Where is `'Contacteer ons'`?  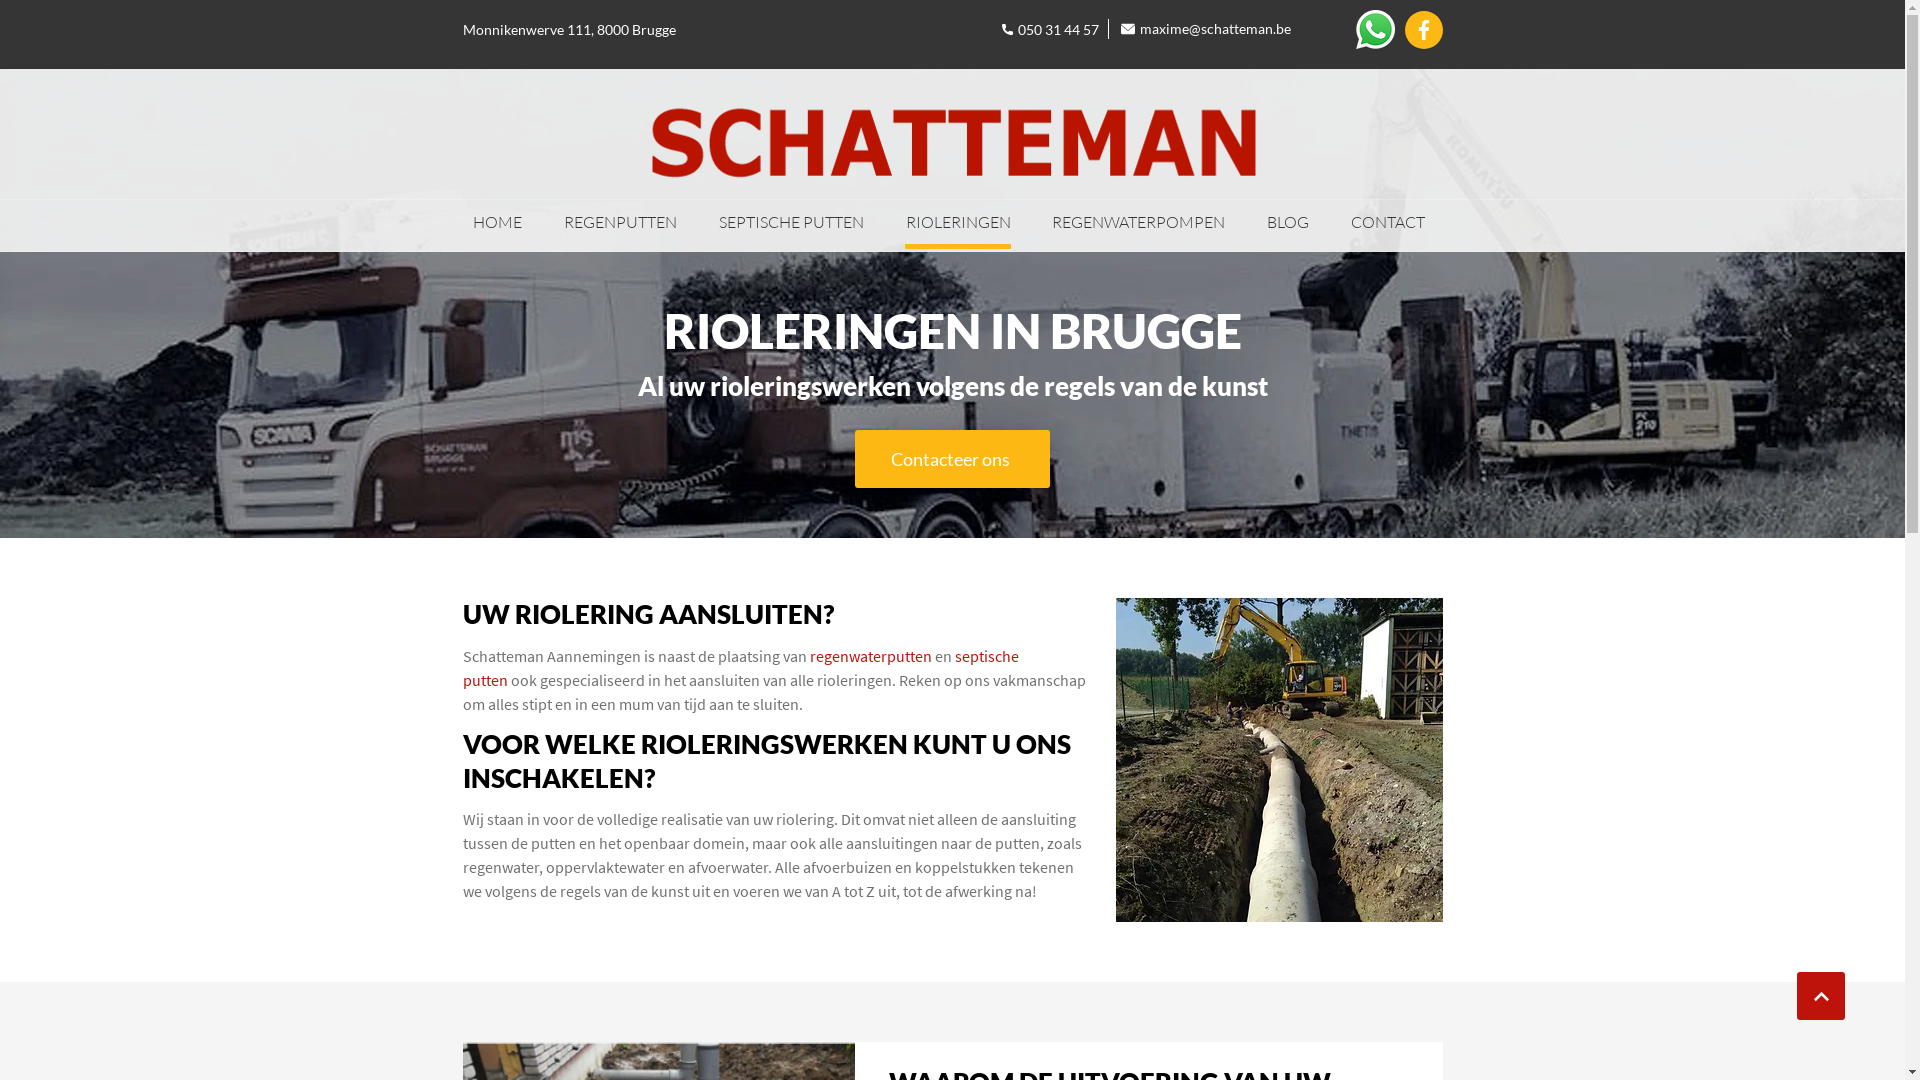
'Contacteer ons' is located at coordinates (950, 459).